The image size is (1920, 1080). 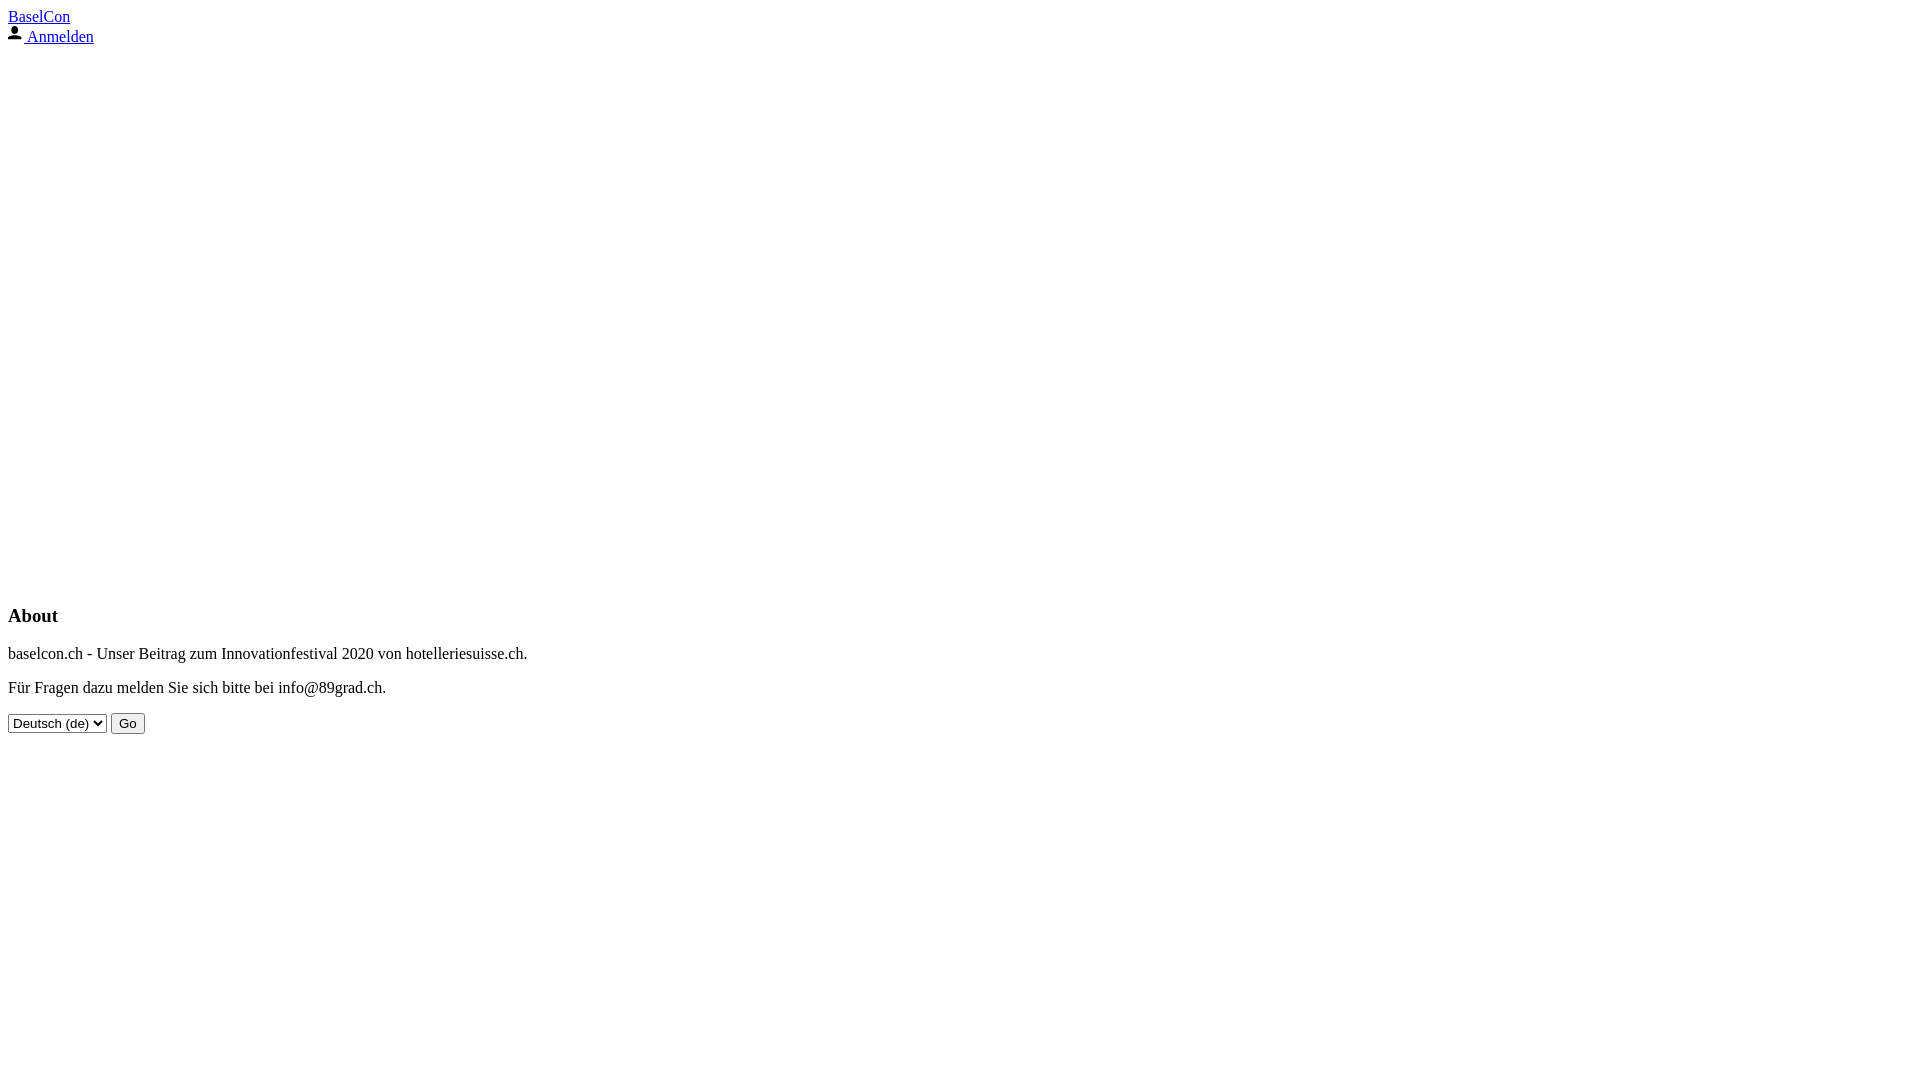 I want to click on 'Go', so click(x=109, y=723).